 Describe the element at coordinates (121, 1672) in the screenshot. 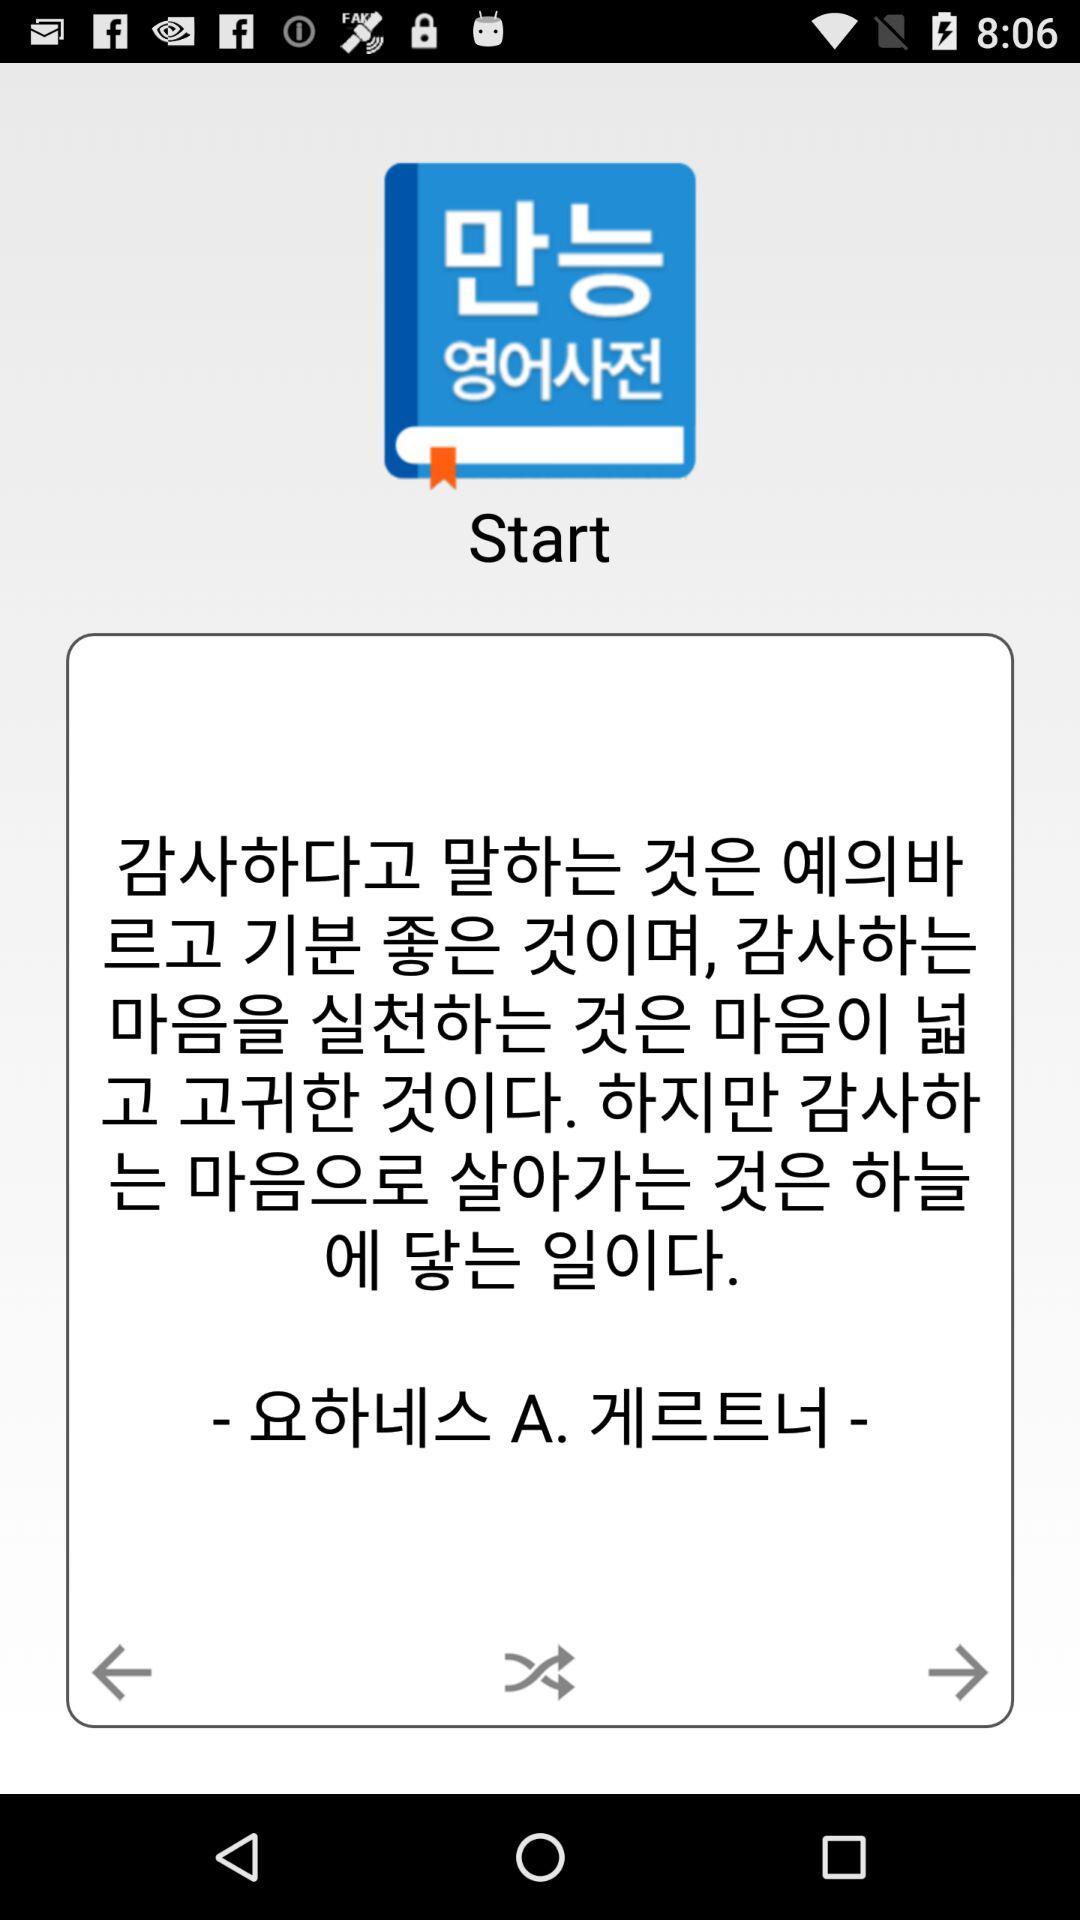

I see `the button at the bottom left corner` at that location.